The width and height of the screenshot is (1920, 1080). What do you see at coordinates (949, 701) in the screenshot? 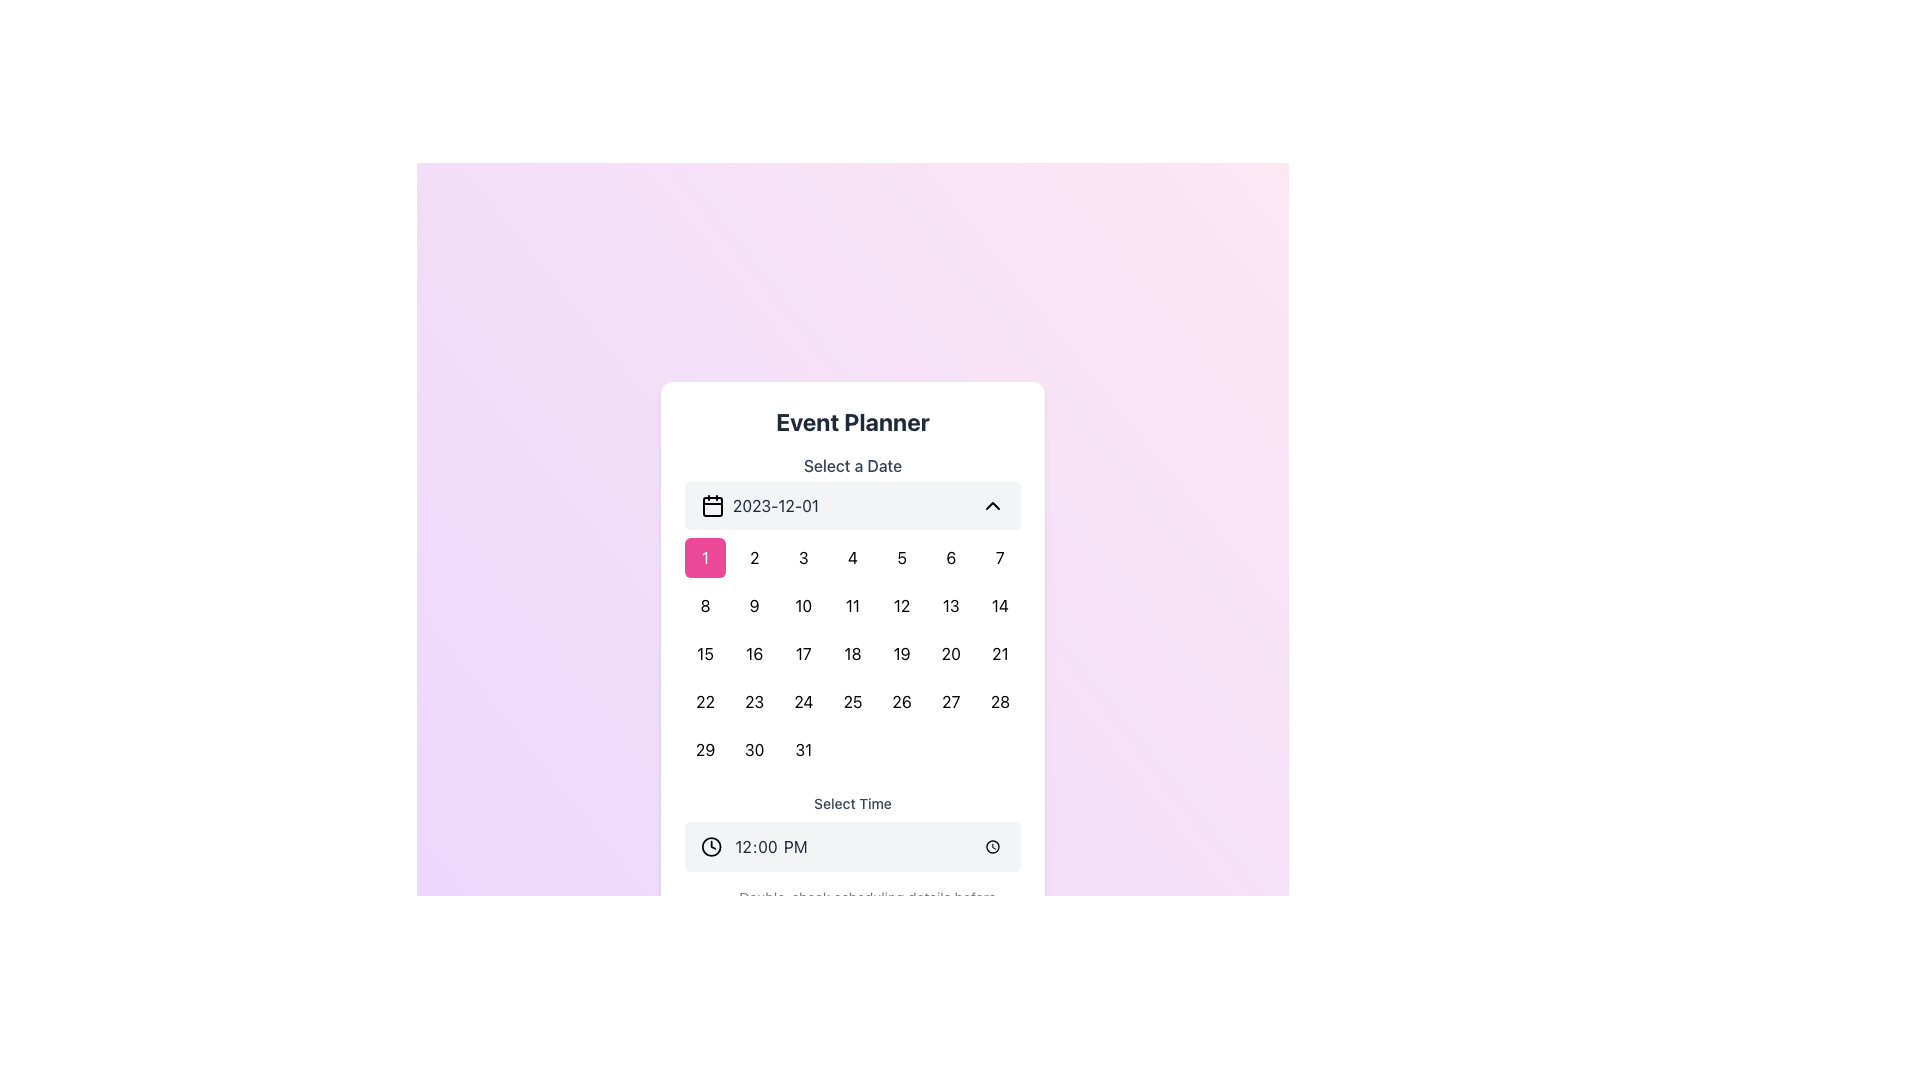
I see `the button representing the selectable date in the sixth row and sixth column of the calendar widget` at bounding box center [949, 701].